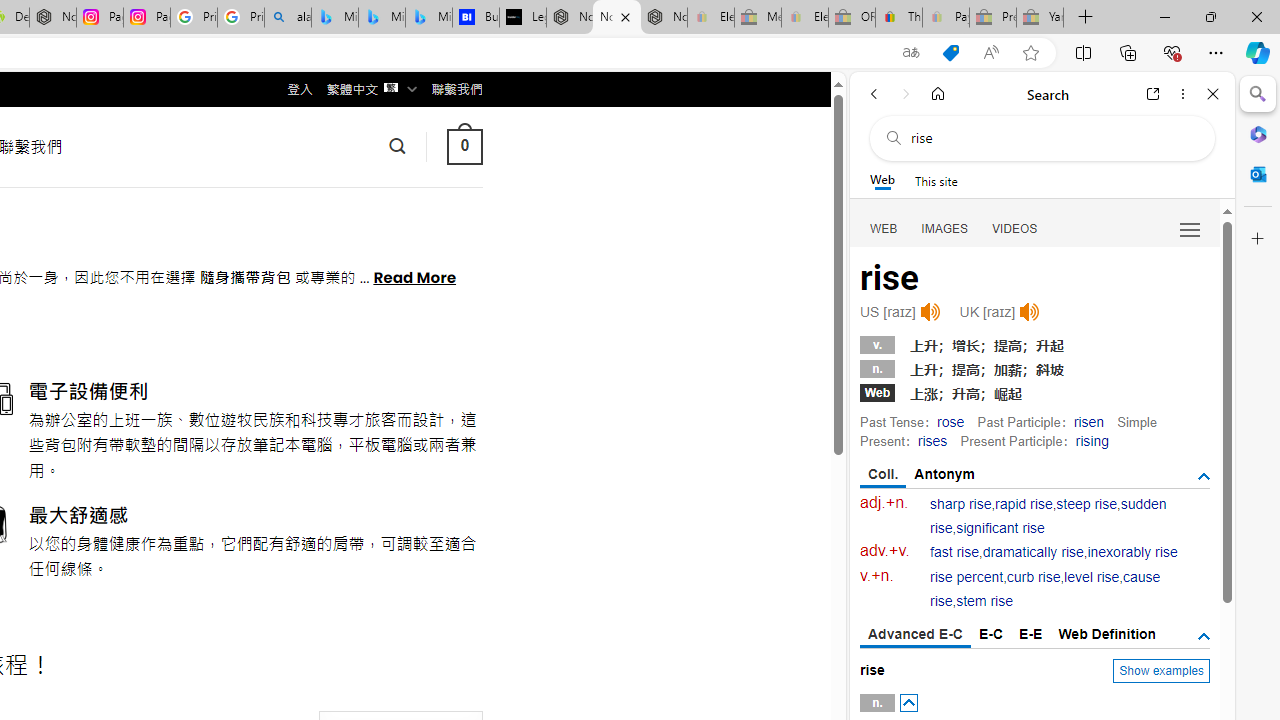 The image size is (1280, 720). What do you see at coordinates (1051, 137) in the screenshot?
I see `'Search the web'` at bounding box center [1051, 137].